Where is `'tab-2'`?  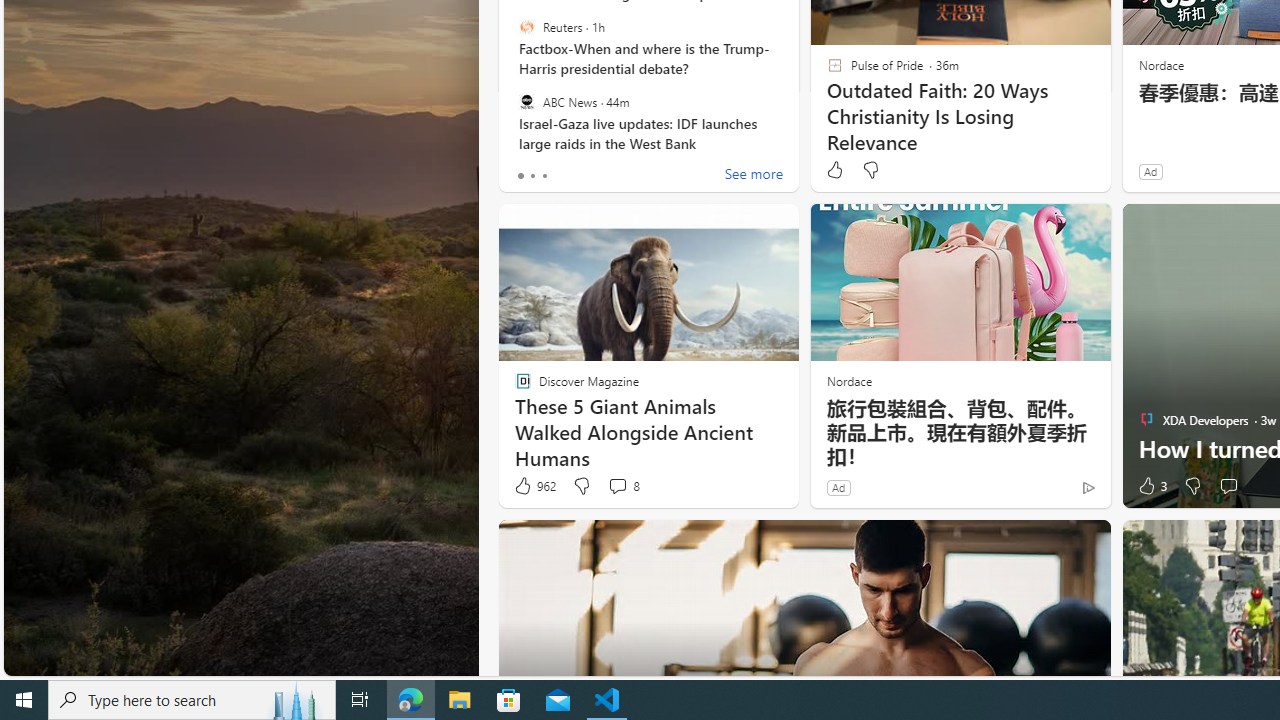
'tab-2' is located at coordinates (544, 175).